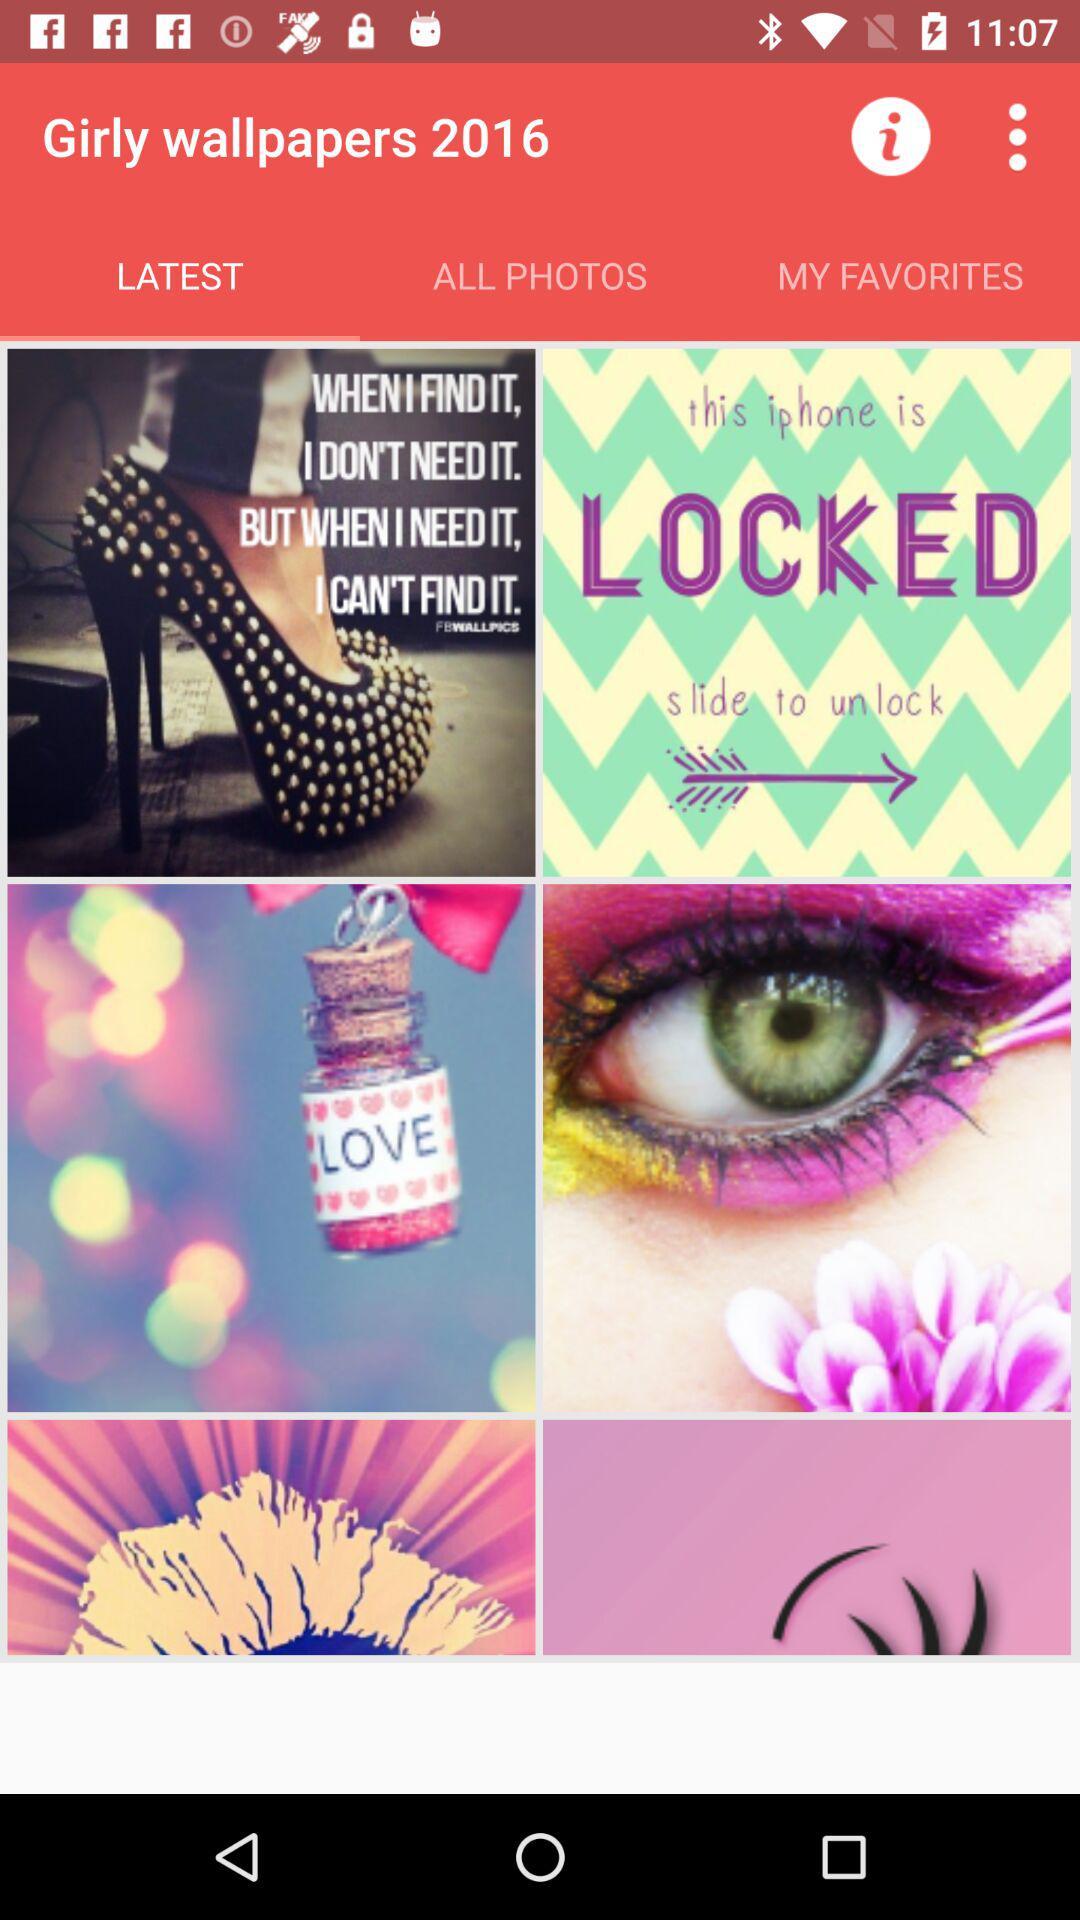 Image resolution: width=1080 pixels, height=1920 pixels. What do you see at coordinates (1017, 136) in the screenshot?
I see `the menu button` at bounding box center [1017, 136].